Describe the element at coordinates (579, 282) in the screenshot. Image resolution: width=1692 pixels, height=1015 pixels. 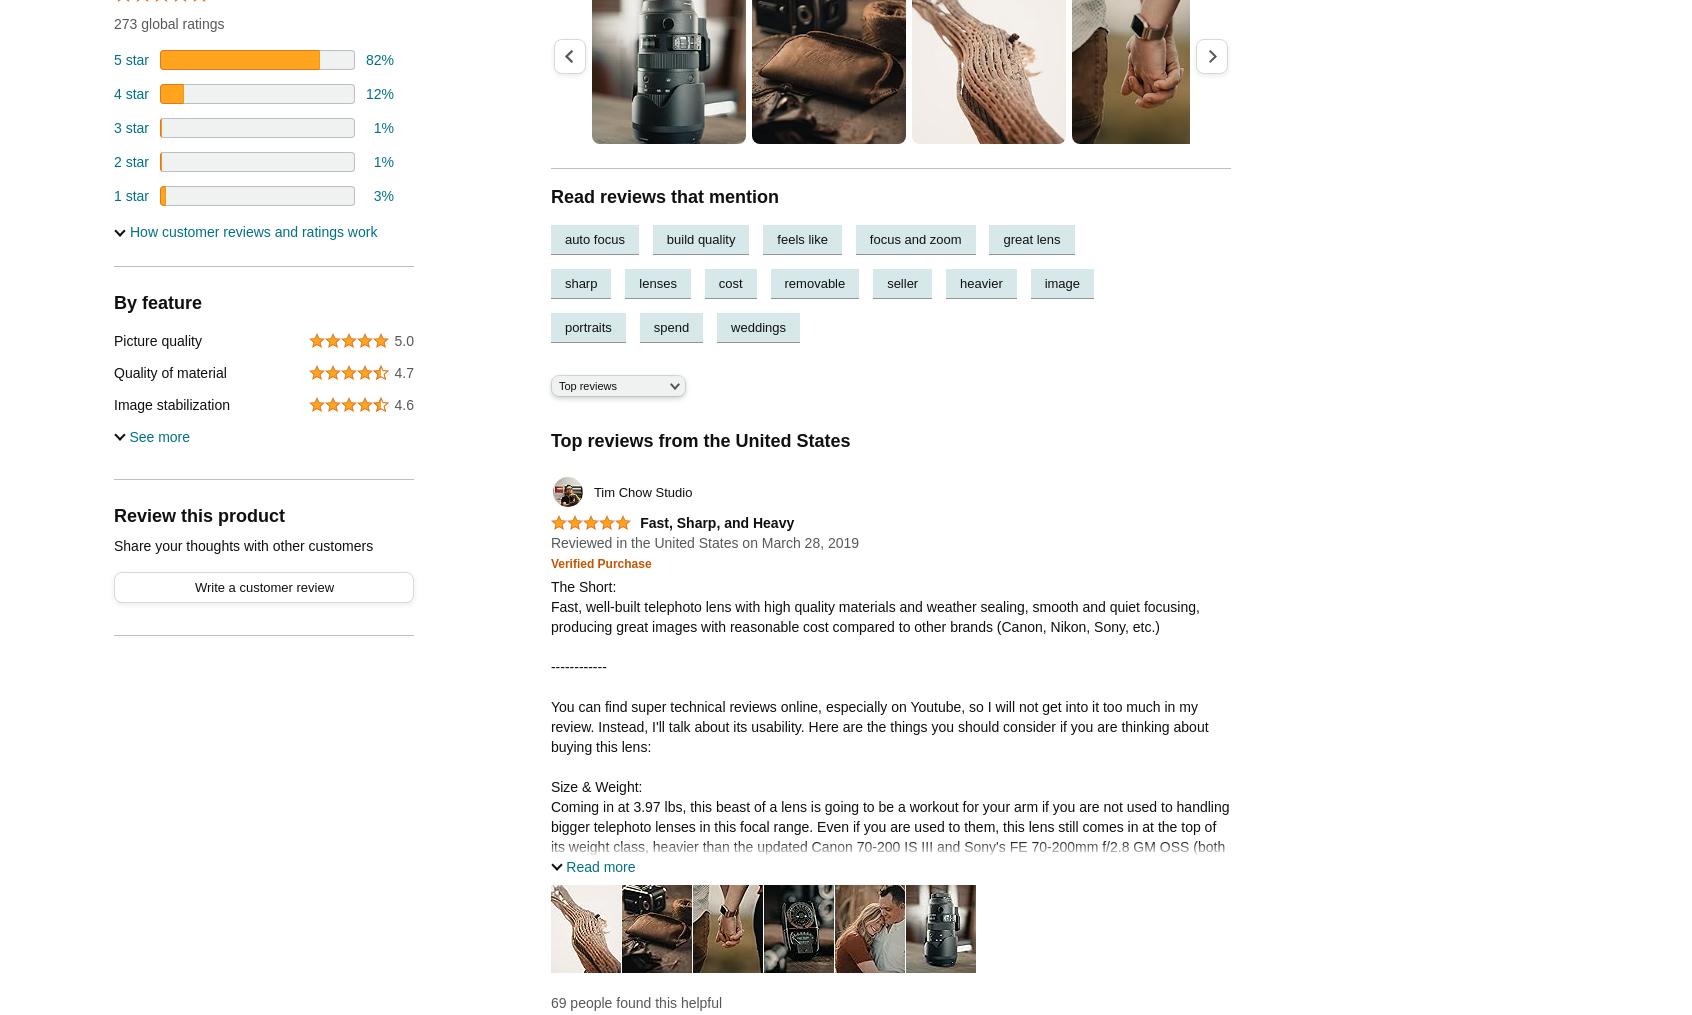
I see `'sharp'` at that location.